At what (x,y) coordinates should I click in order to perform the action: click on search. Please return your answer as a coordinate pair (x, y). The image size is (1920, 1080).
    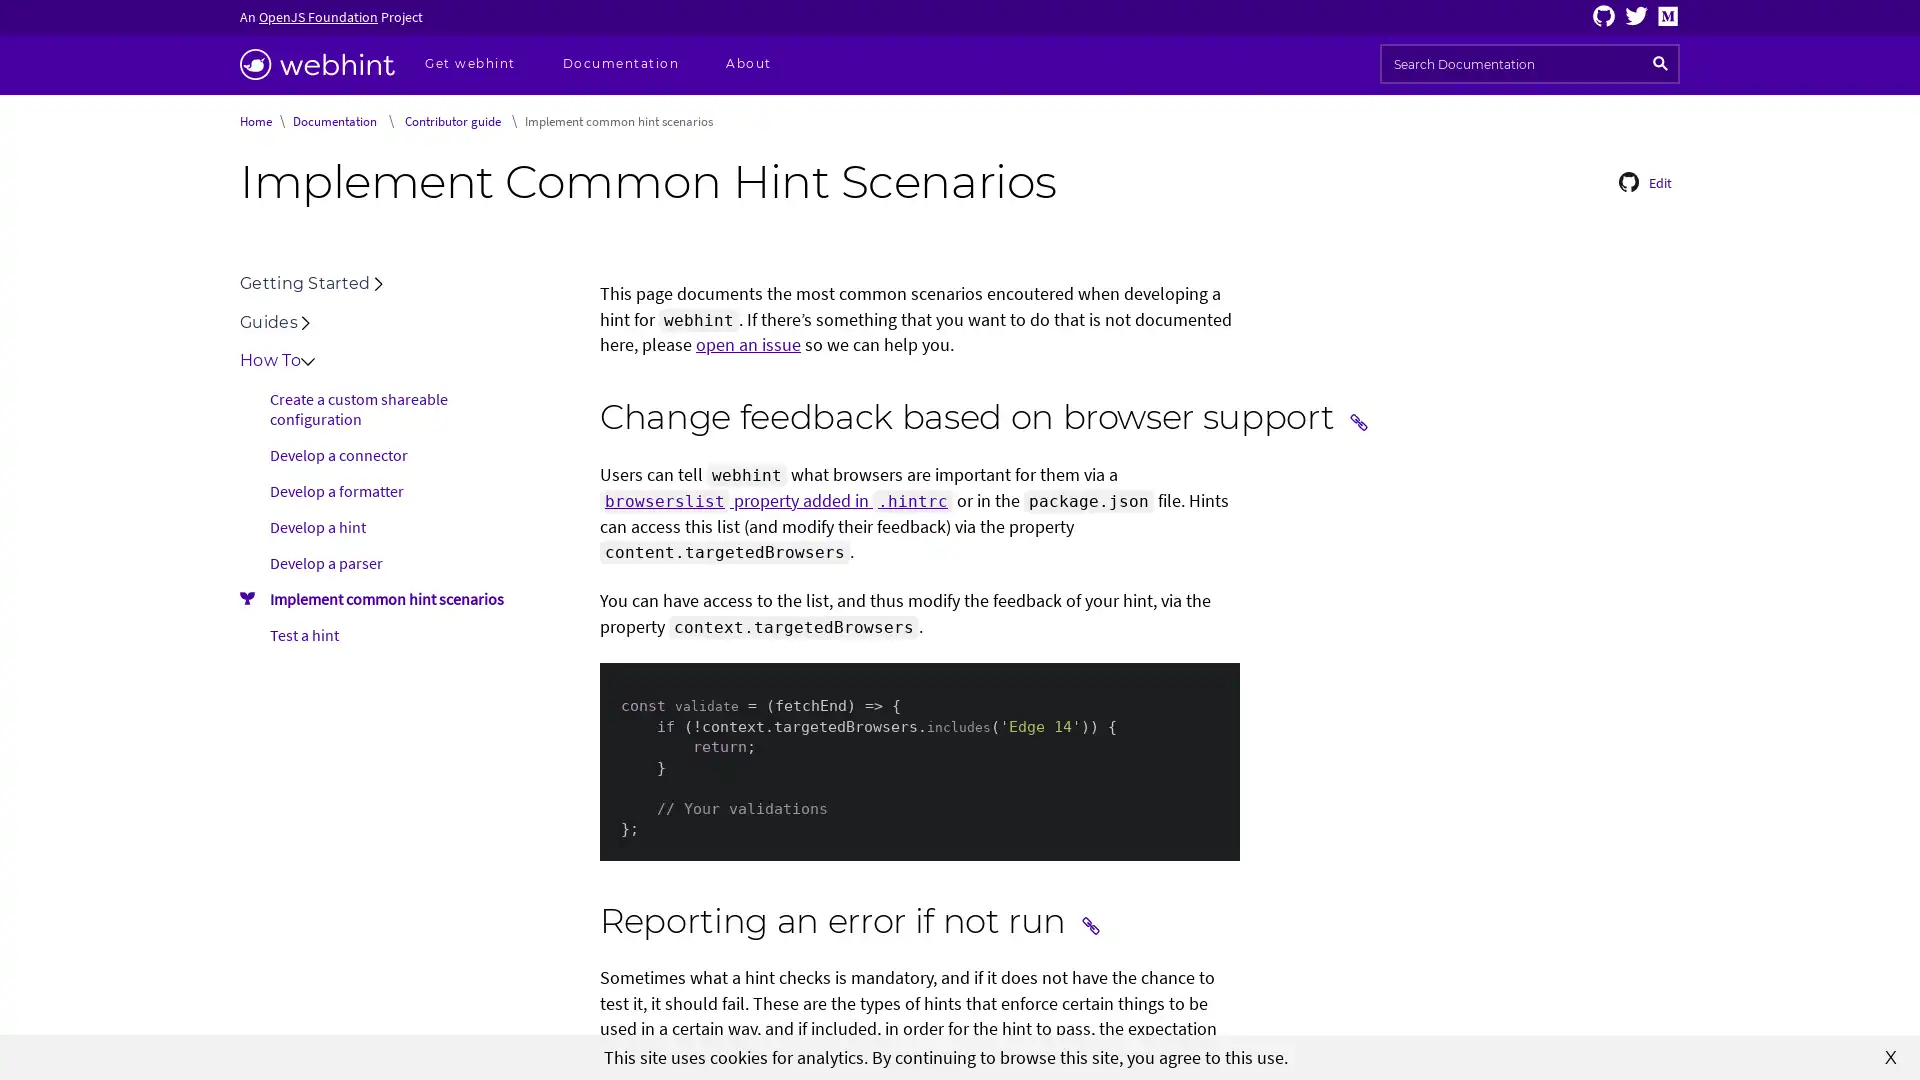
    Looking at the image, I should click on (1660, 63).